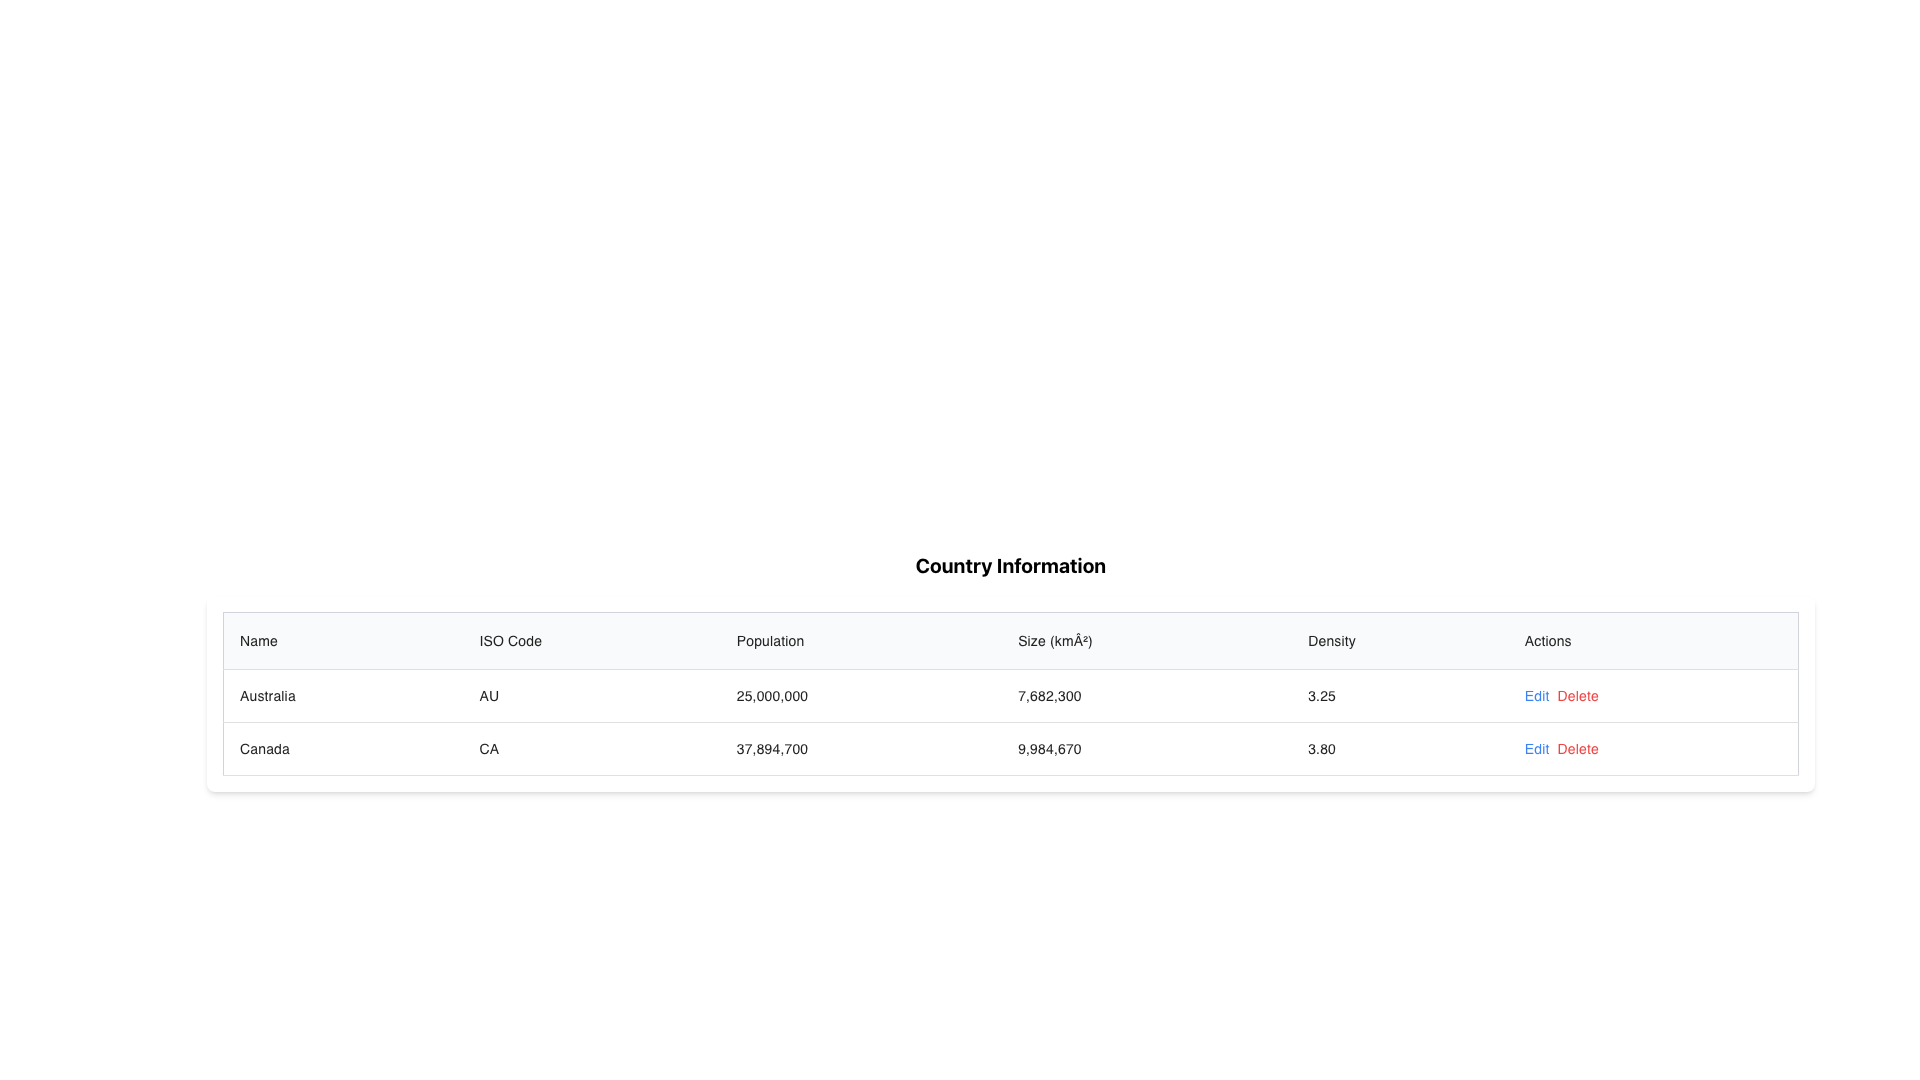 This screenshot has height=1080, width=1920. Describe the element at coordinates (1577, 748) in the screenshot. I see `the second interactive hyperlink in the 'Actions' column of the second row in the table` at that location.